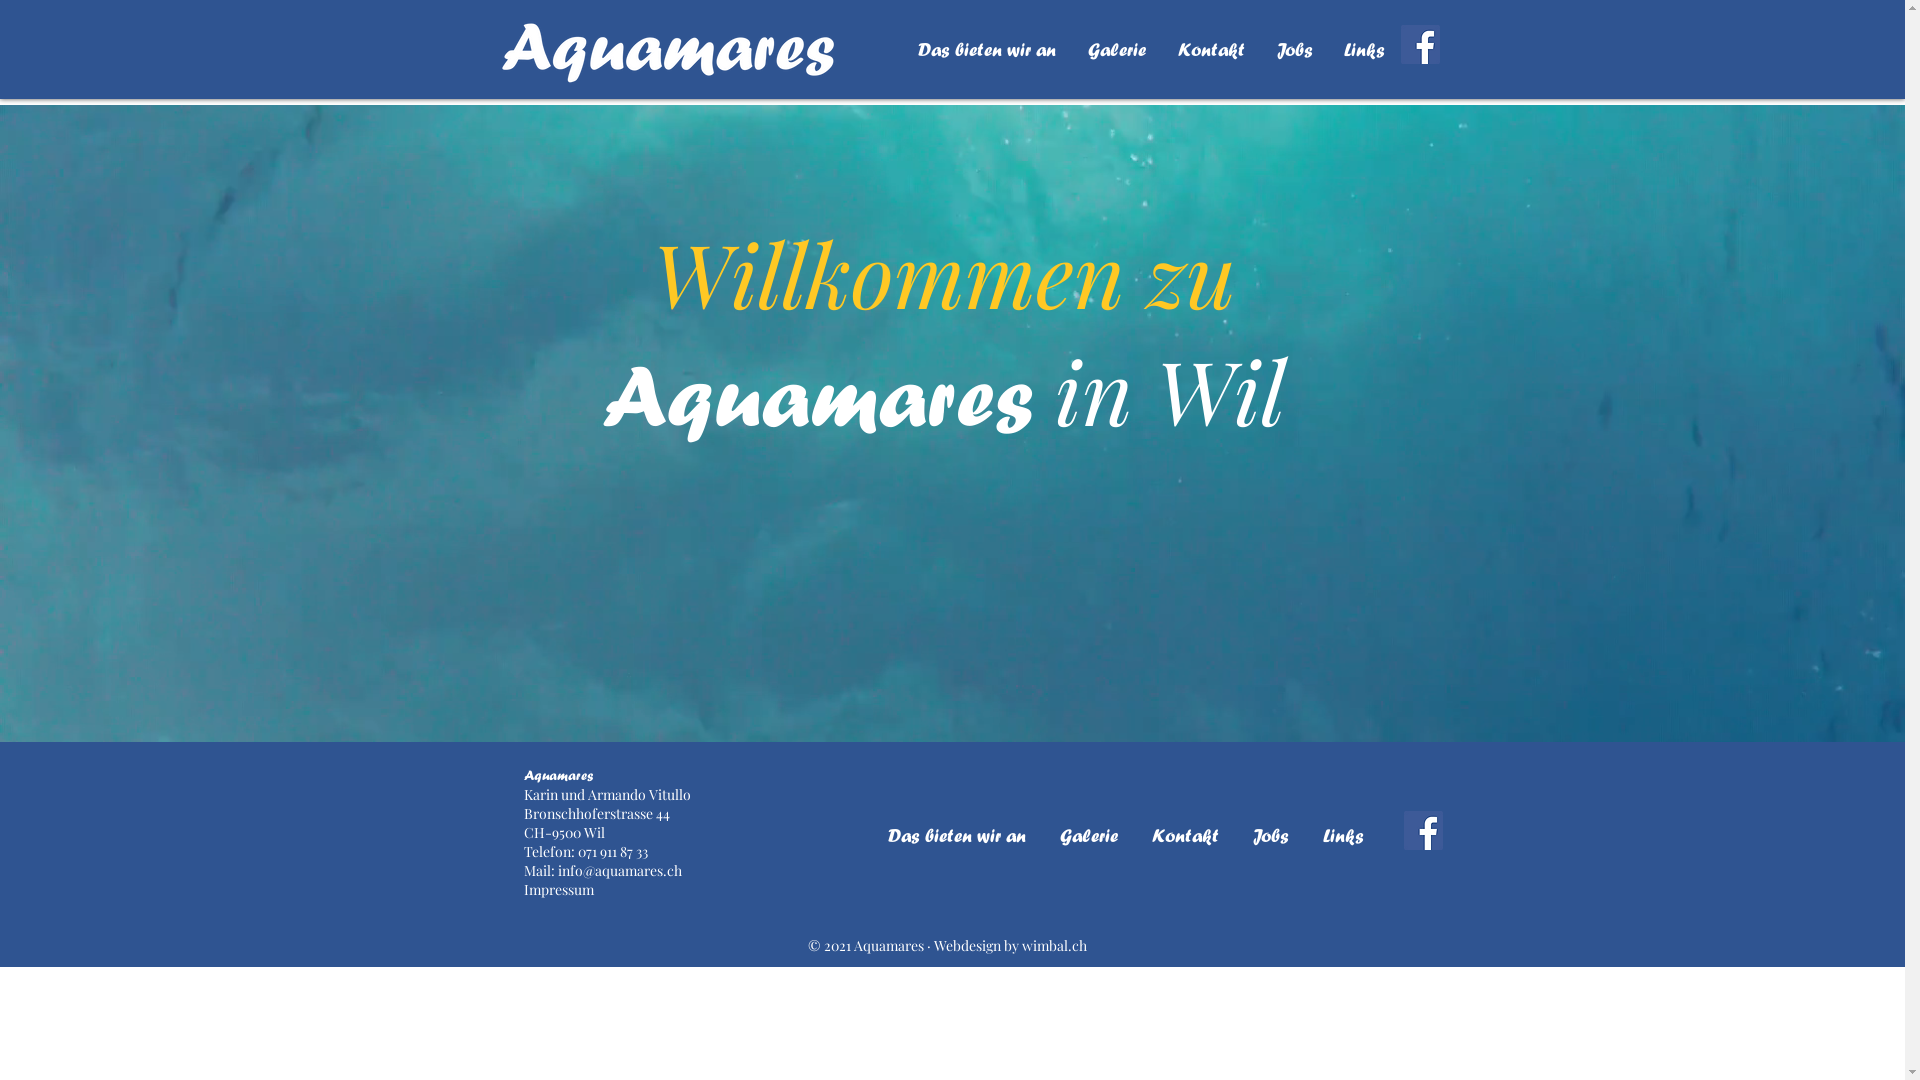 The image size is (1920, 1080). What do you see at coordinates (523, 888) in the screenshot?
I see `'Impressum'` at bounding box center [523, 888].